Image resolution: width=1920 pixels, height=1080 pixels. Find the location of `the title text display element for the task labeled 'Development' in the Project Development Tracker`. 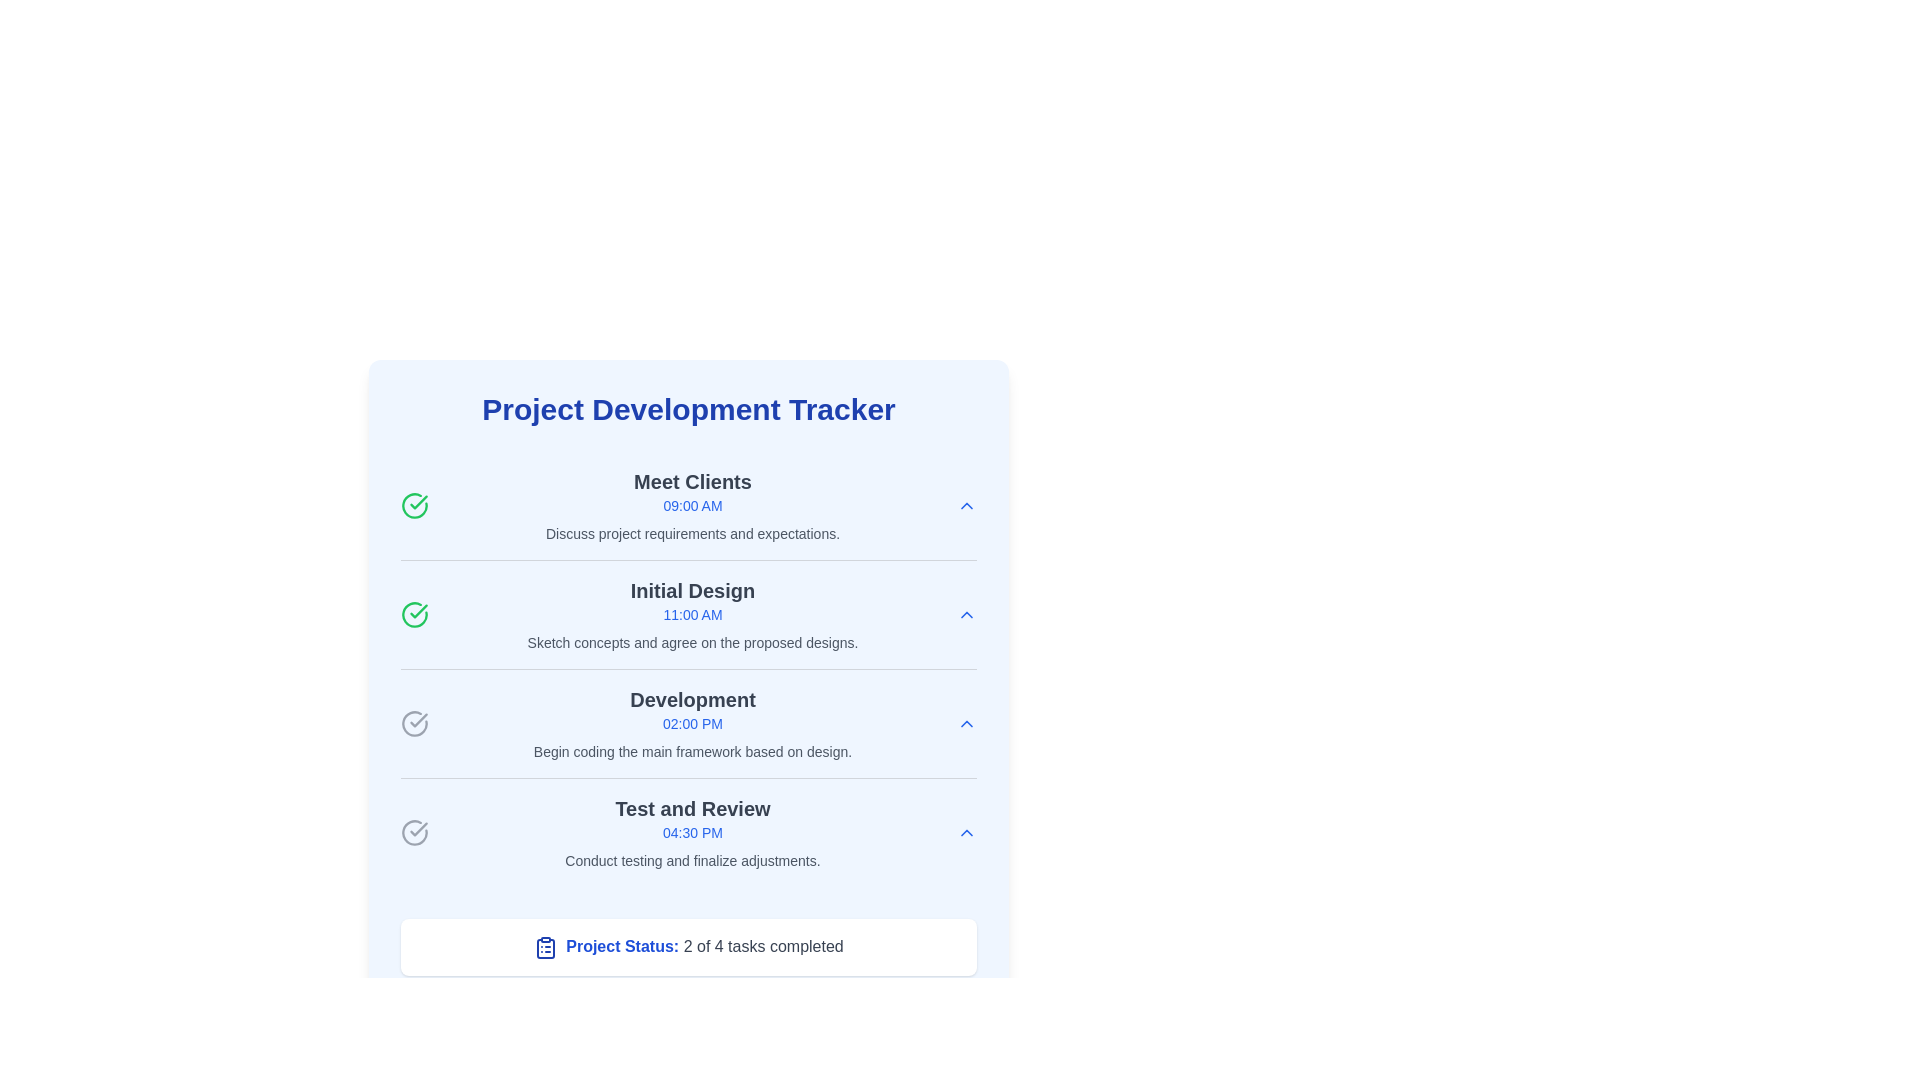

the title text display element for the task labeled 'Development' in the Project Development Tracker is located at coordinates (692, 698).